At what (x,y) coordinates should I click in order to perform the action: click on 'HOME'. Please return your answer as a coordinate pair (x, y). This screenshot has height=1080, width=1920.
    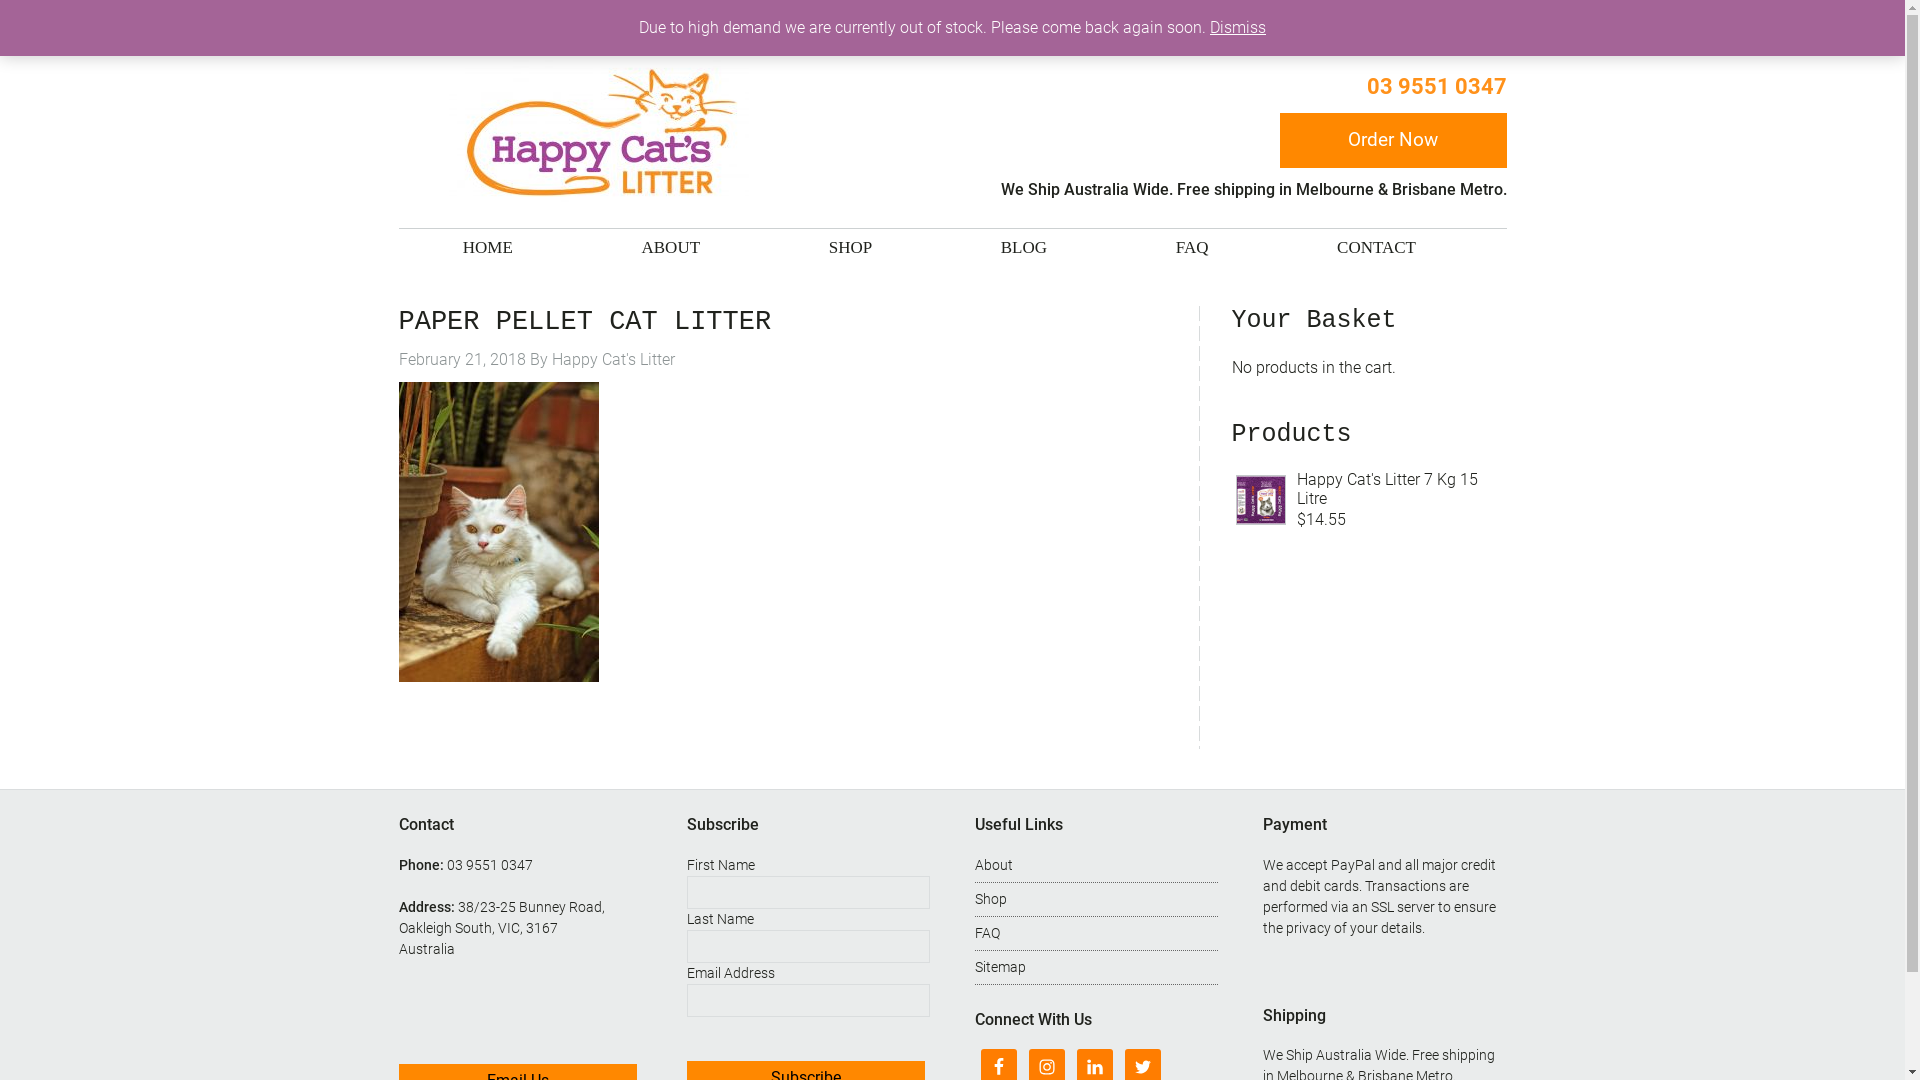
    Looking at the image, I should click on (488, 246).